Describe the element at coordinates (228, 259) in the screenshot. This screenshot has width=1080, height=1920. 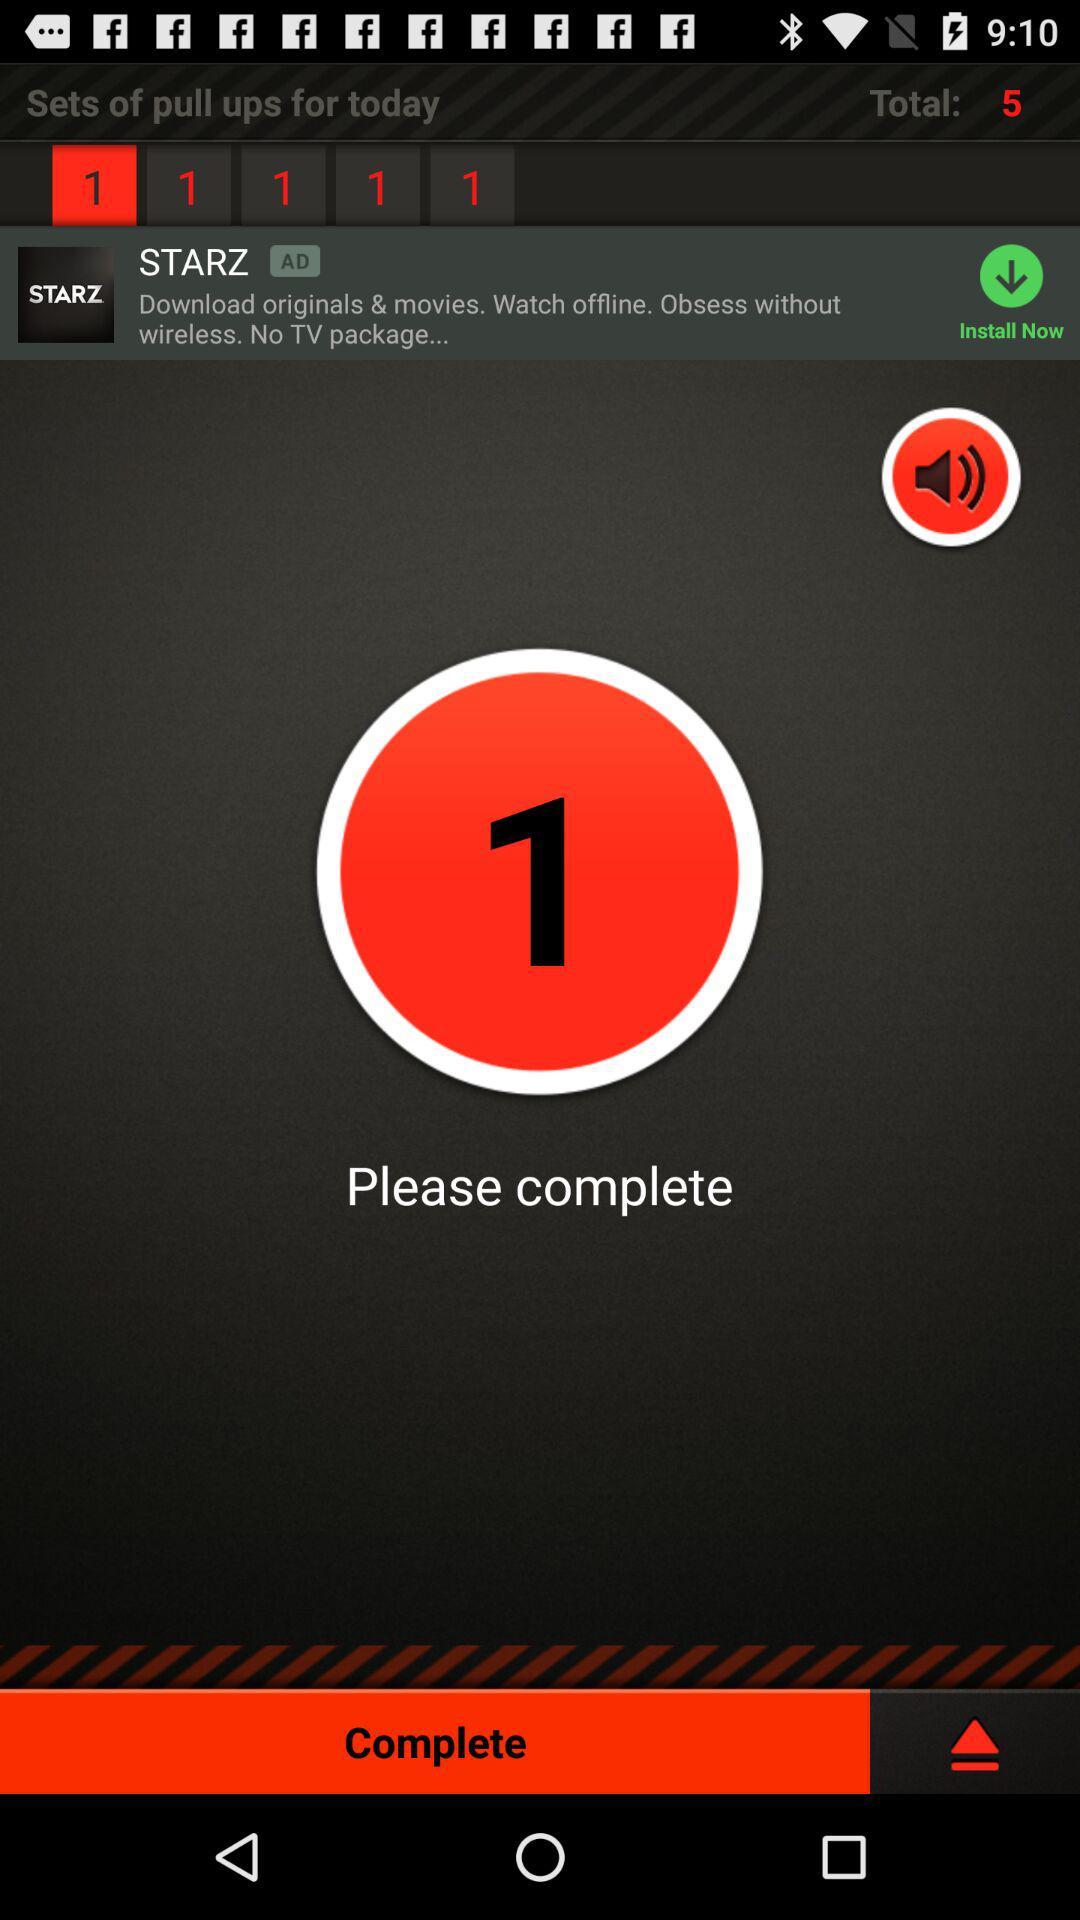
I see `the item next to 1 icon` at that location.